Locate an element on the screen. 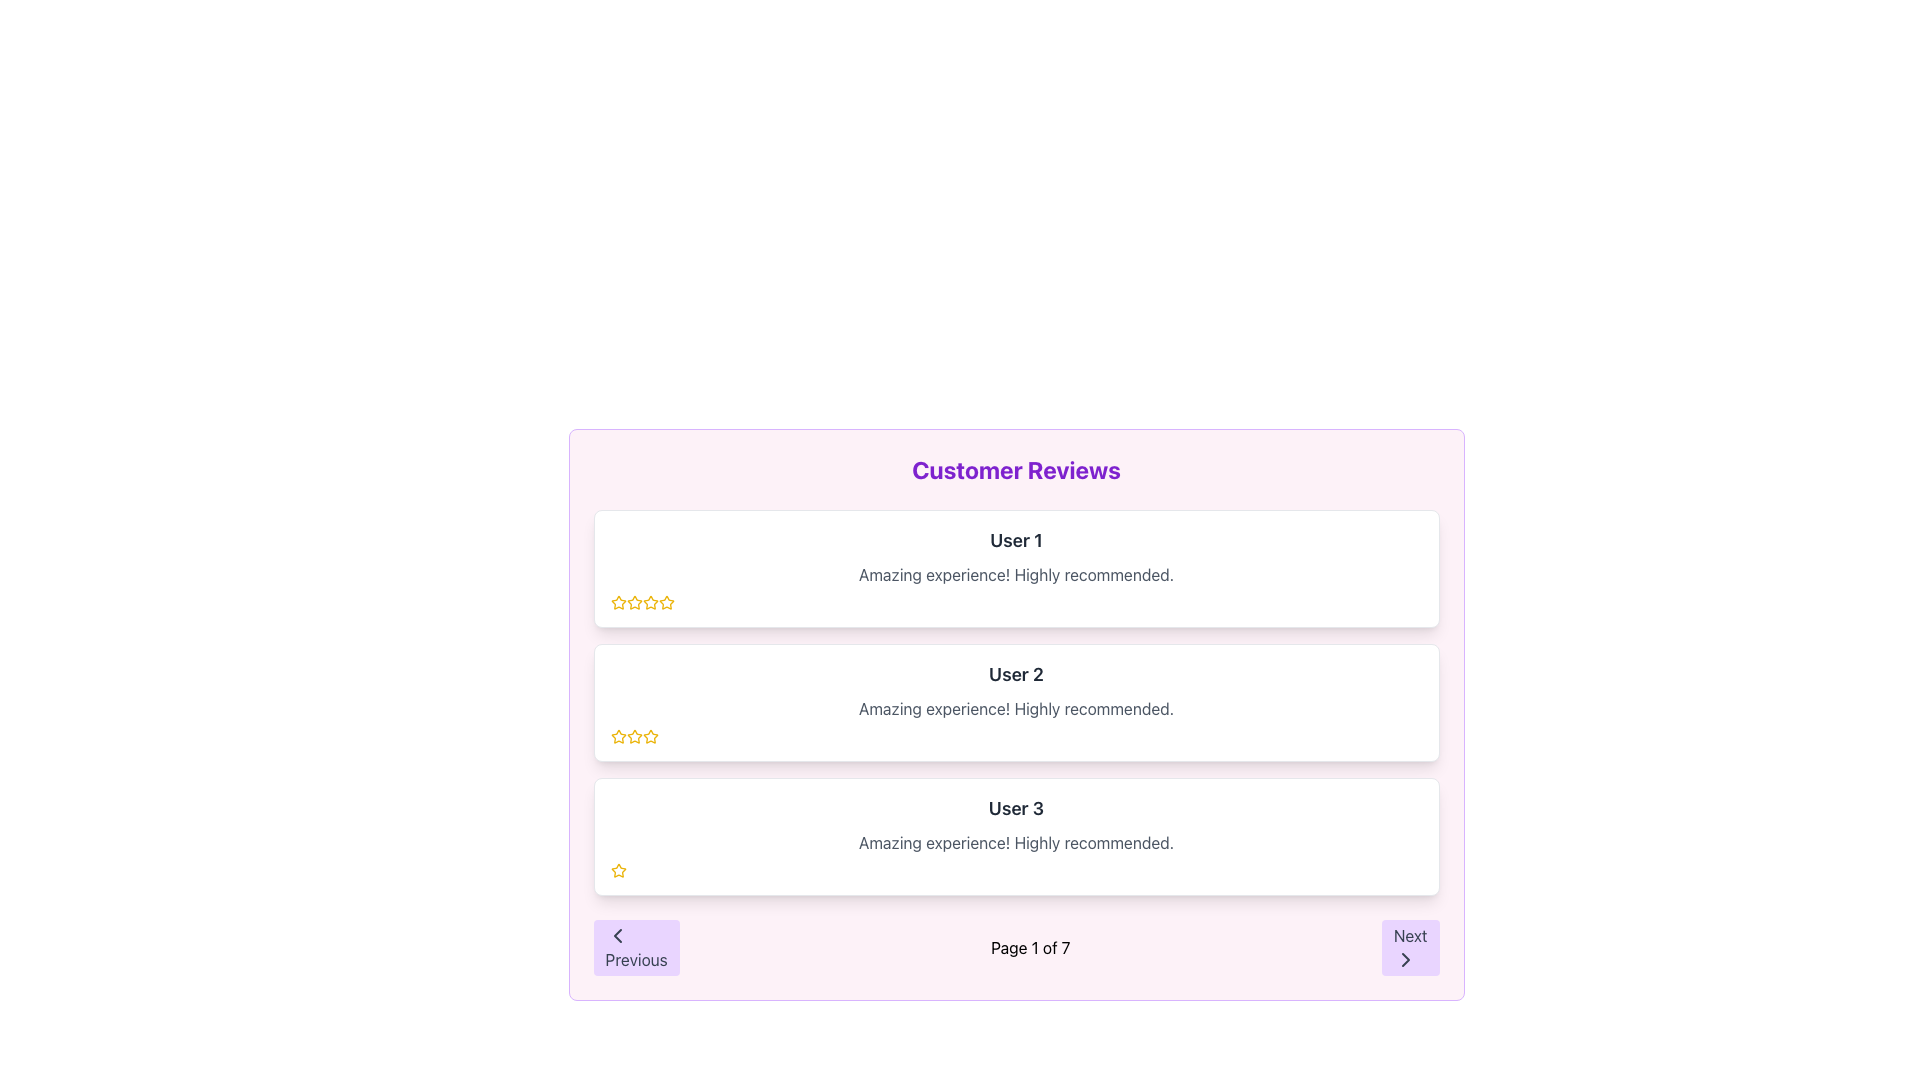 The height and width of the screenshot is (1080, 1920). the rating value by interacting with the first gold-colored star icon in the rating indicator for User 2 in the Customer Reviews section is located at coordinates (617, 736).